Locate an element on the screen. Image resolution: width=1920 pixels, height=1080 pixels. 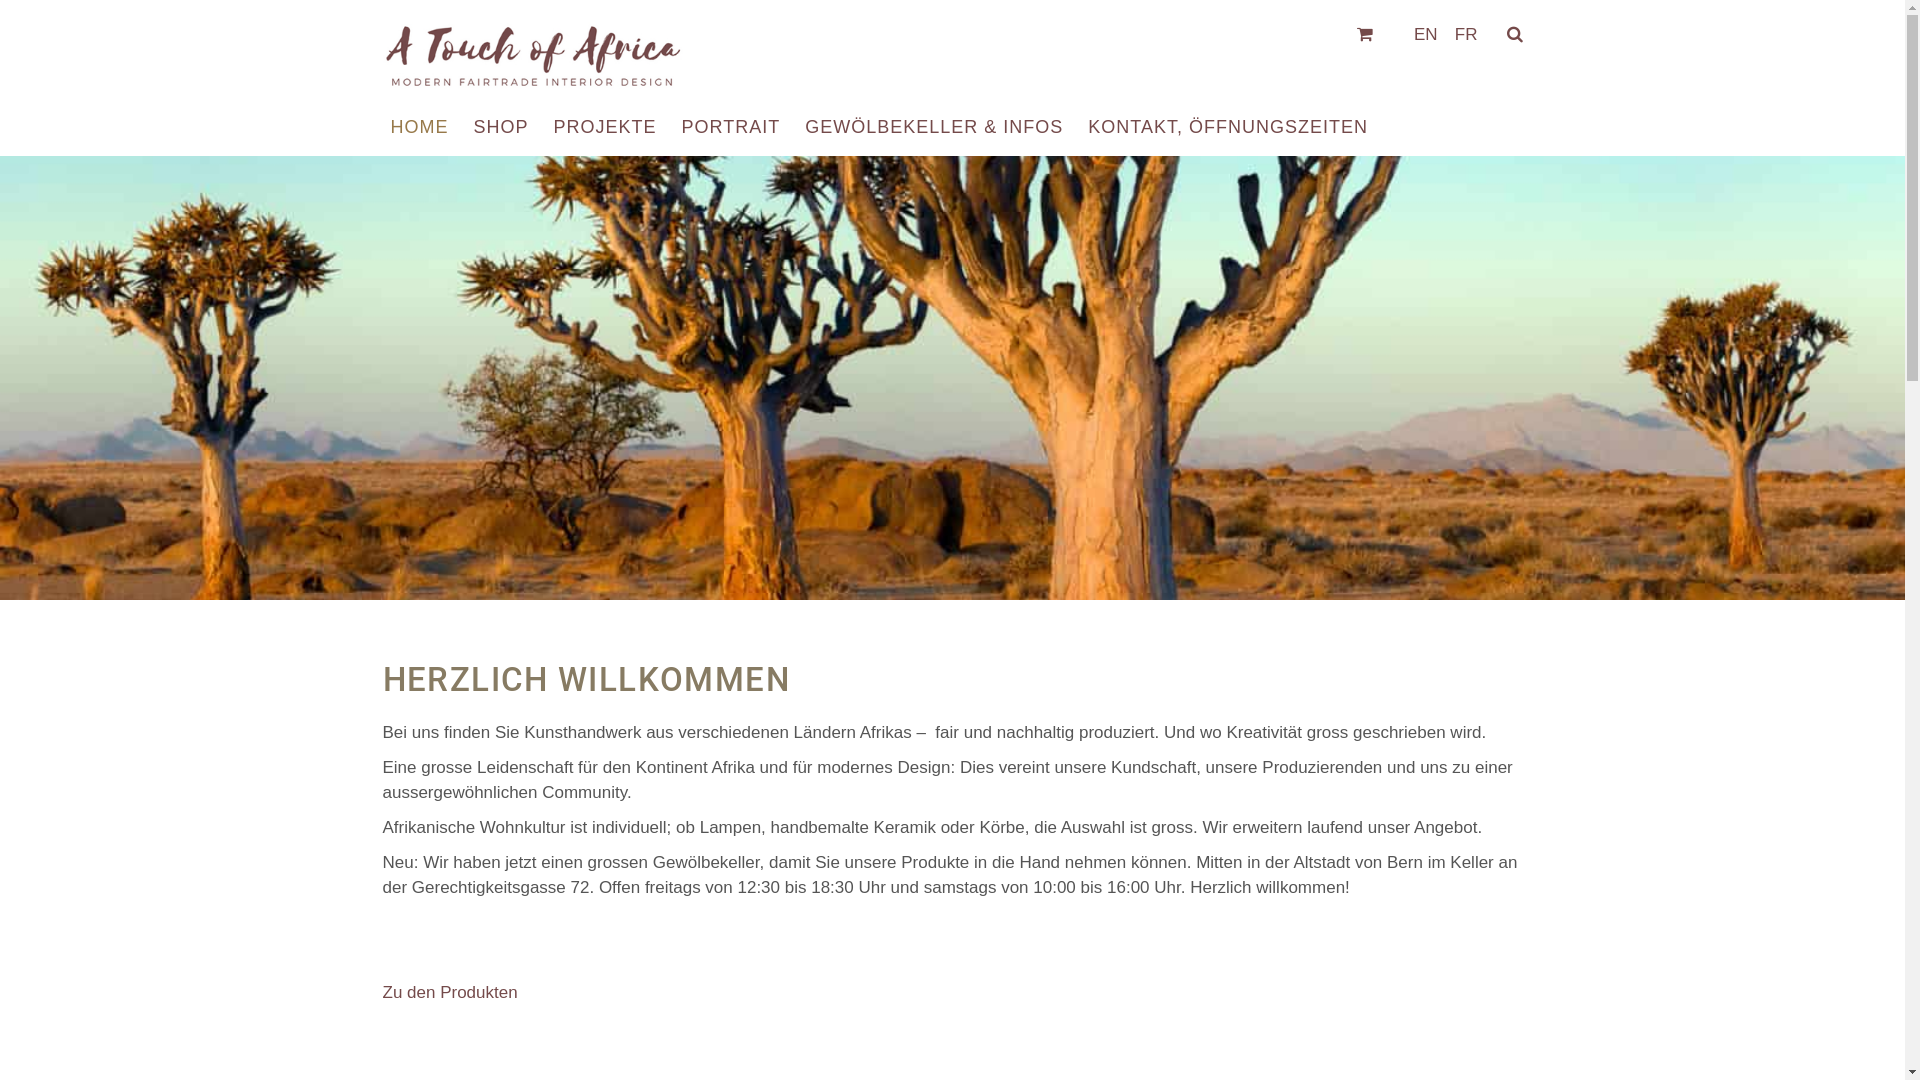
'Zu den Produkten' is located at coordinates (448, 992).